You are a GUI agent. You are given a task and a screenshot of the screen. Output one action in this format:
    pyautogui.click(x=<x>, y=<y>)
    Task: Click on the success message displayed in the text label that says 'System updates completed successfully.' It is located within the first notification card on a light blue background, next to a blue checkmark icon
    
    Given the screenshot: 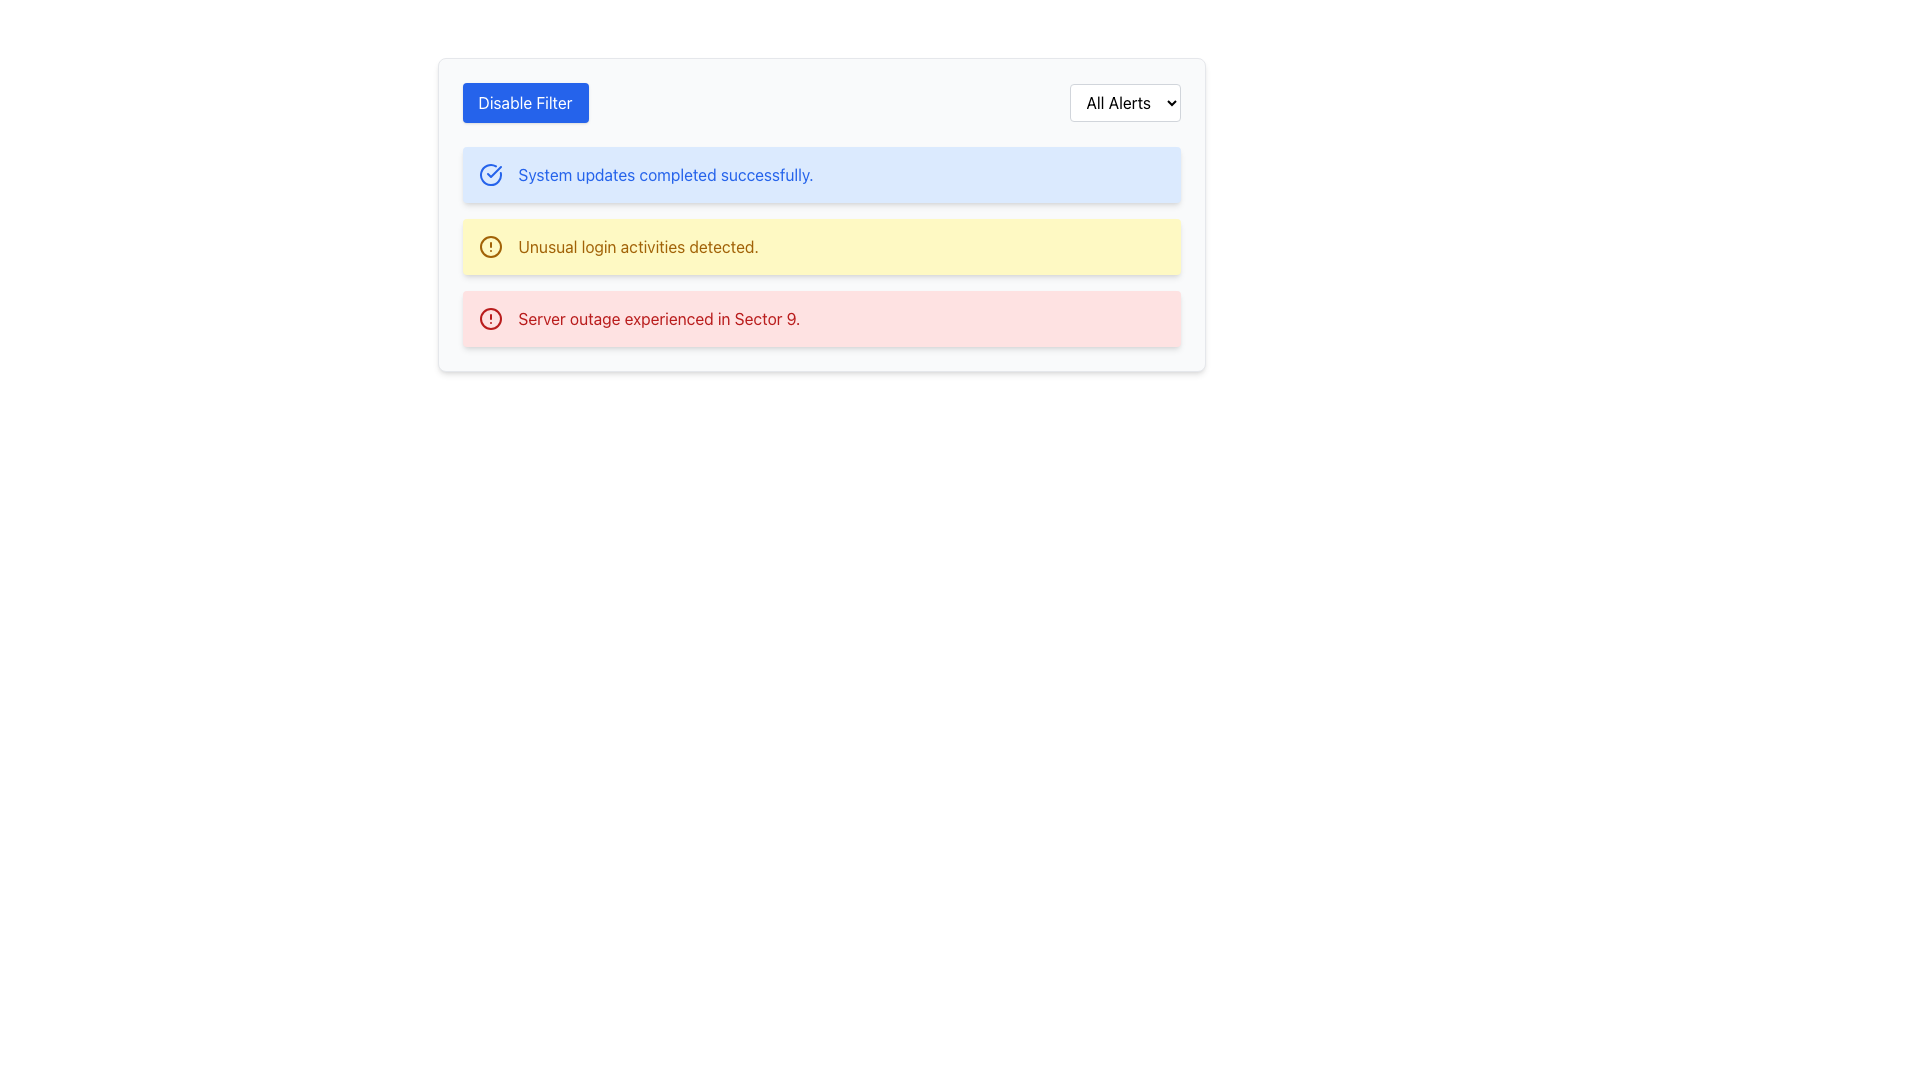 What is the action you would take?
    pyautogui.click(x=666, y=173)
    